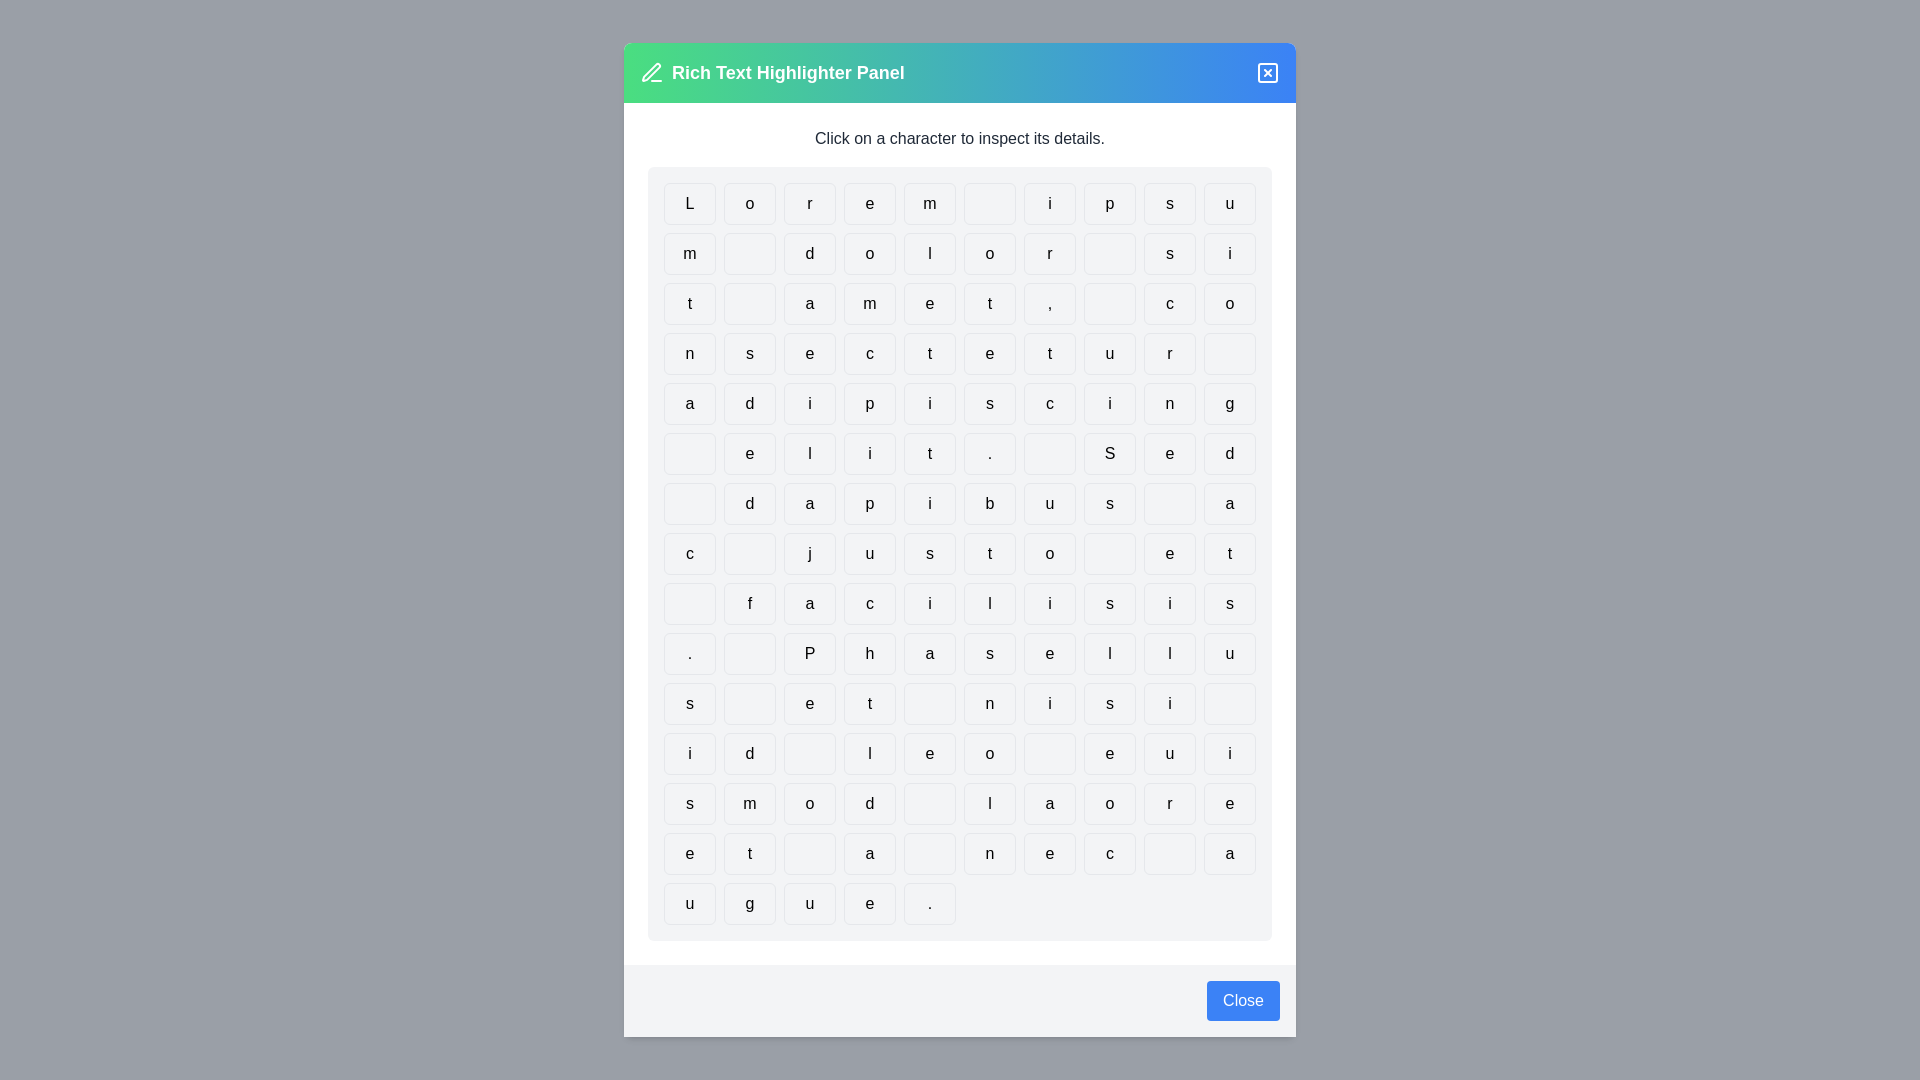  What do you see at coordinates (1242, 1001) in the screenshot?
I see `the close button to close the dialog` at bounding box center [1242, 1001].